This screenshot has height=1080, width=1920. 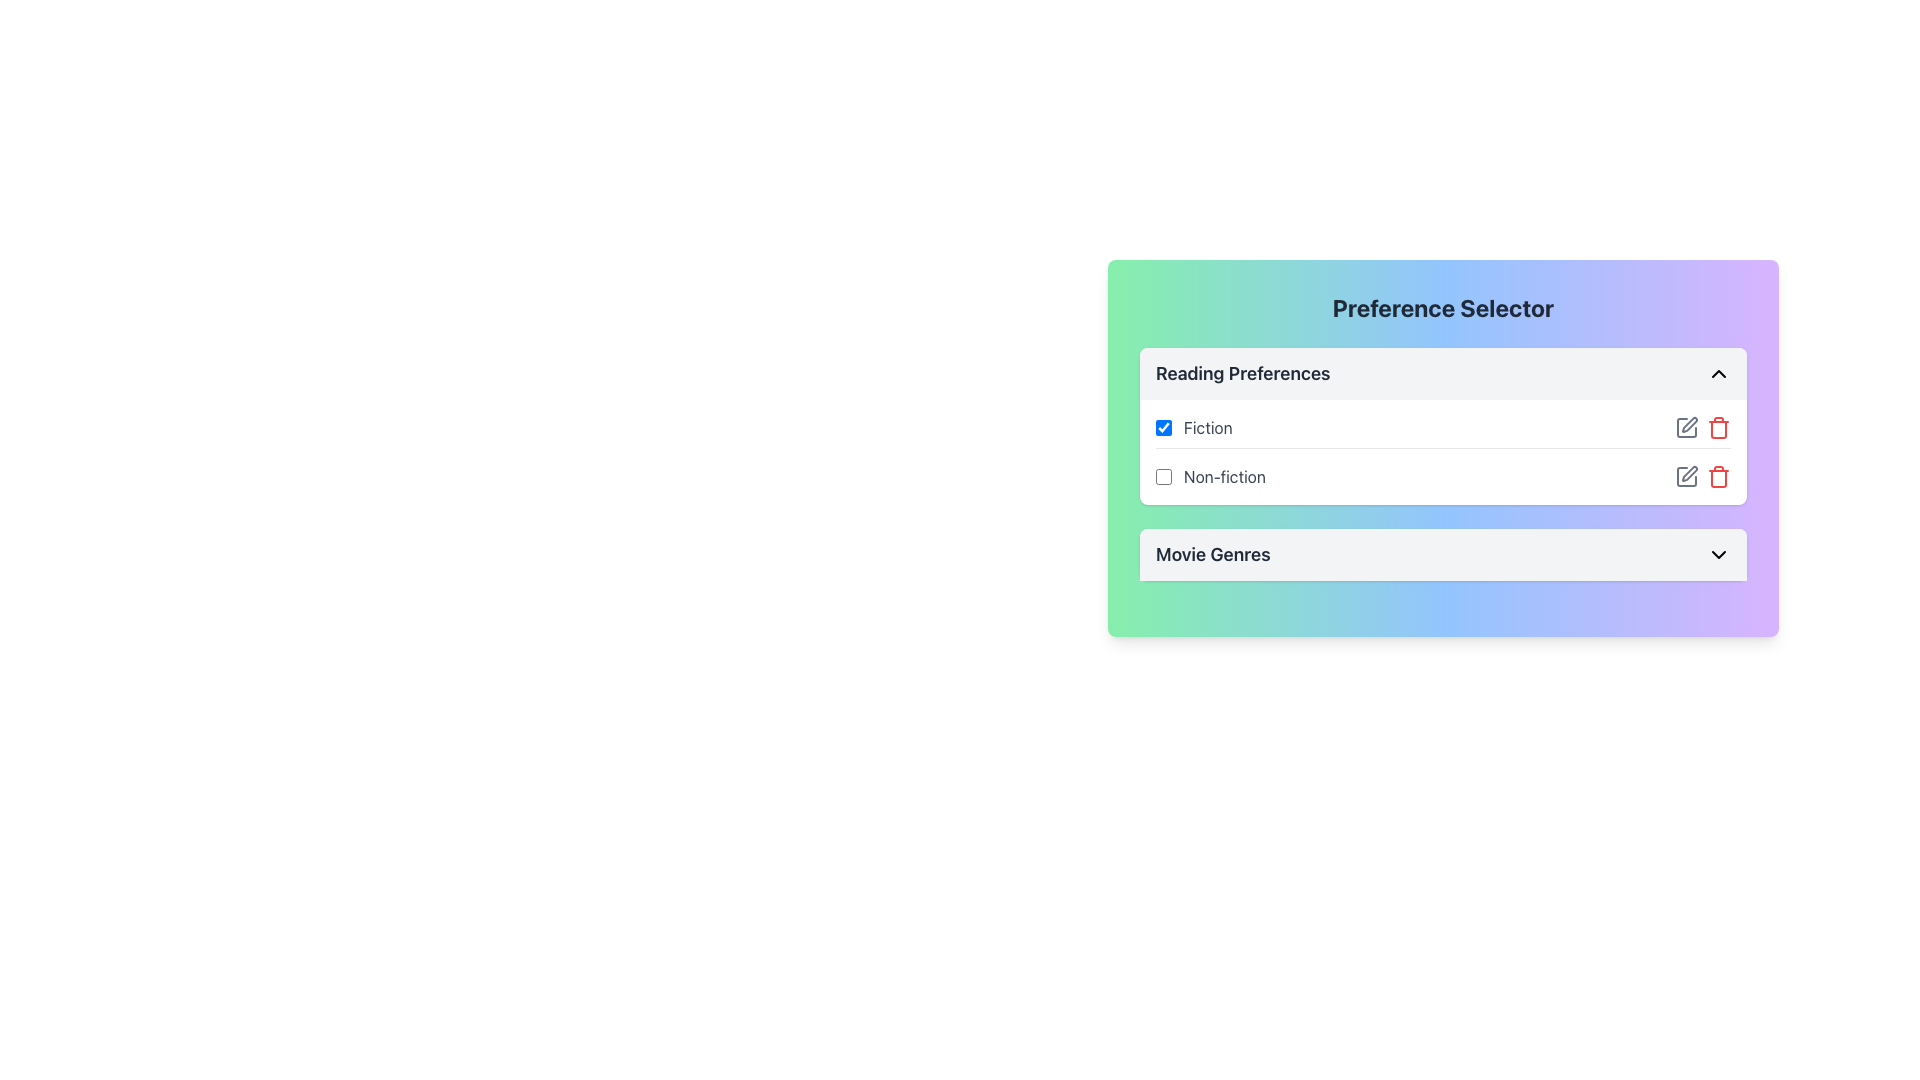 What do you see at coordinates (1212, 555) in the screenshot?
I see `text label for the 'Movie Genres' section, which serves as a header for a dropdown menu in the 'Preference Selector' card` at bounding box center [1212, 555].